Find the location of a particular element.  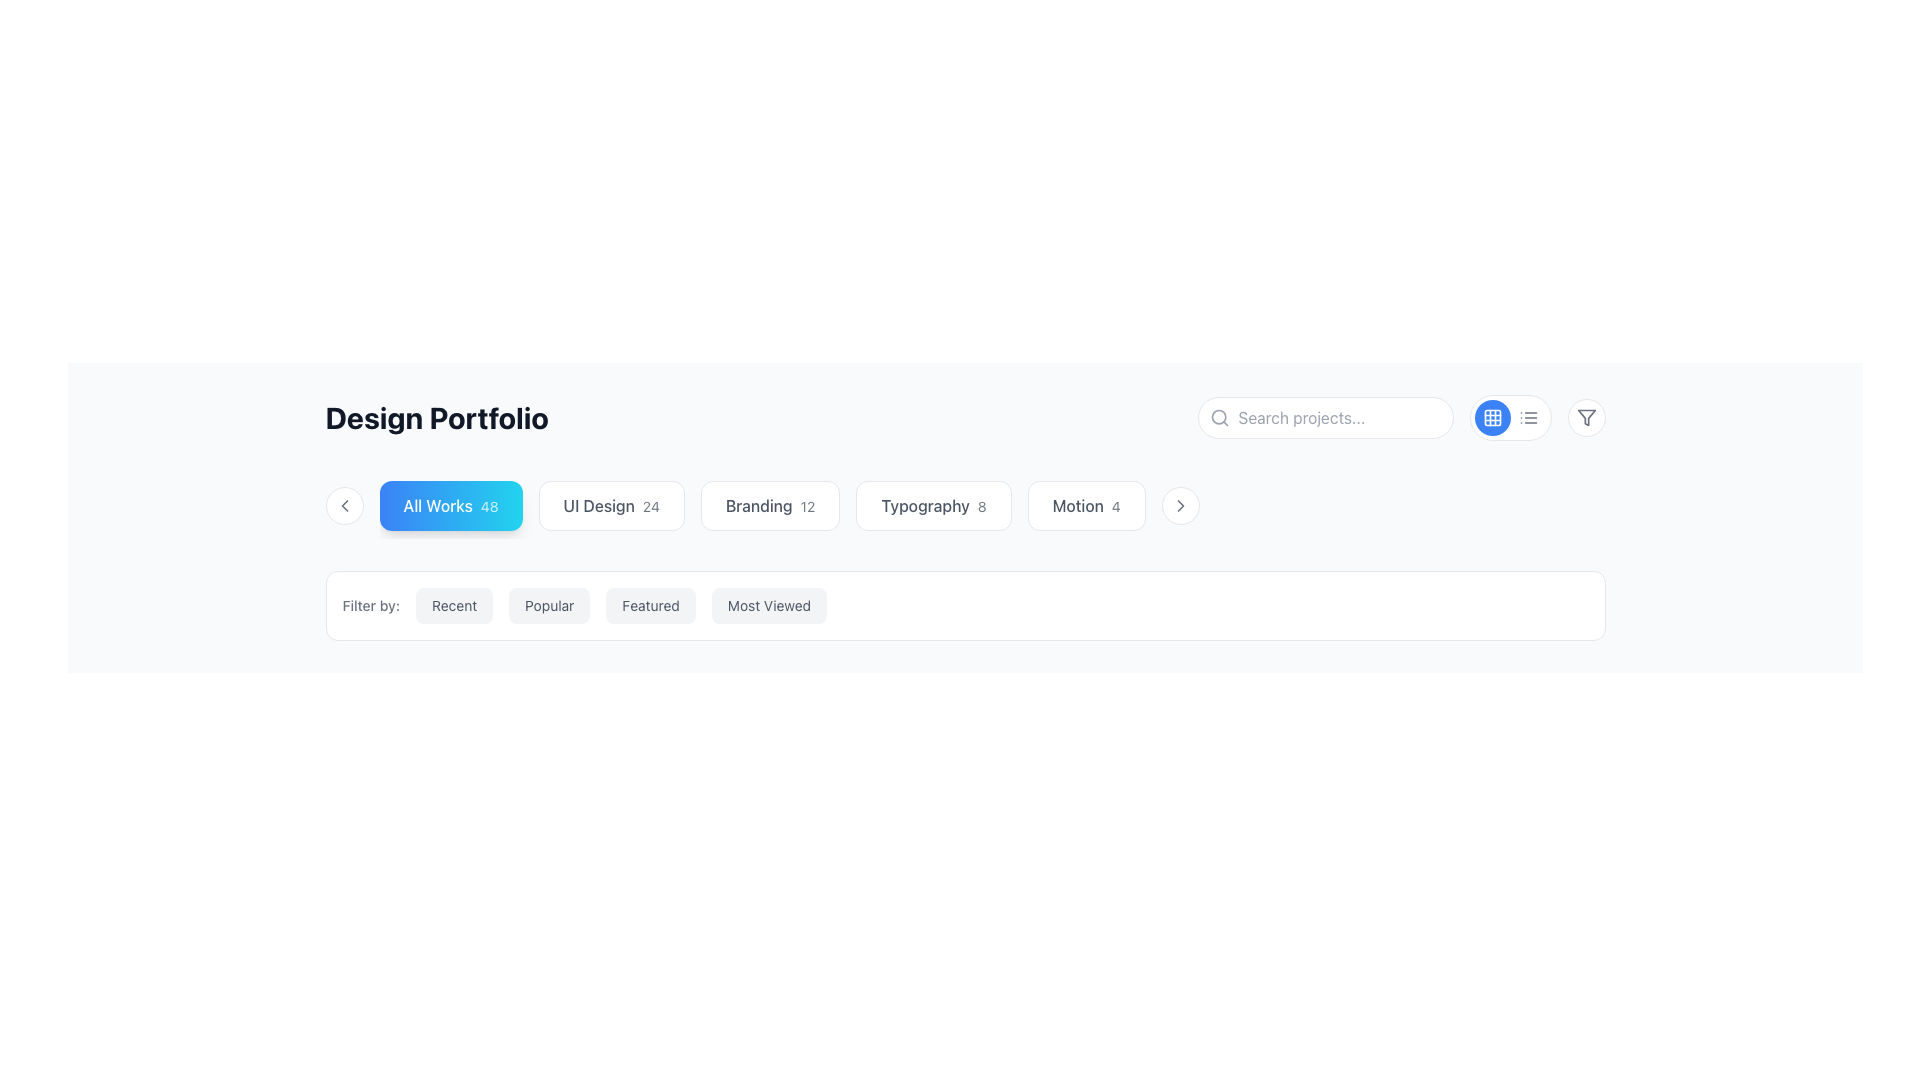

the interactive clickable tag labeled 'Branding' that displays the count '12' to filter by this category is located at coordinates (761, 504).